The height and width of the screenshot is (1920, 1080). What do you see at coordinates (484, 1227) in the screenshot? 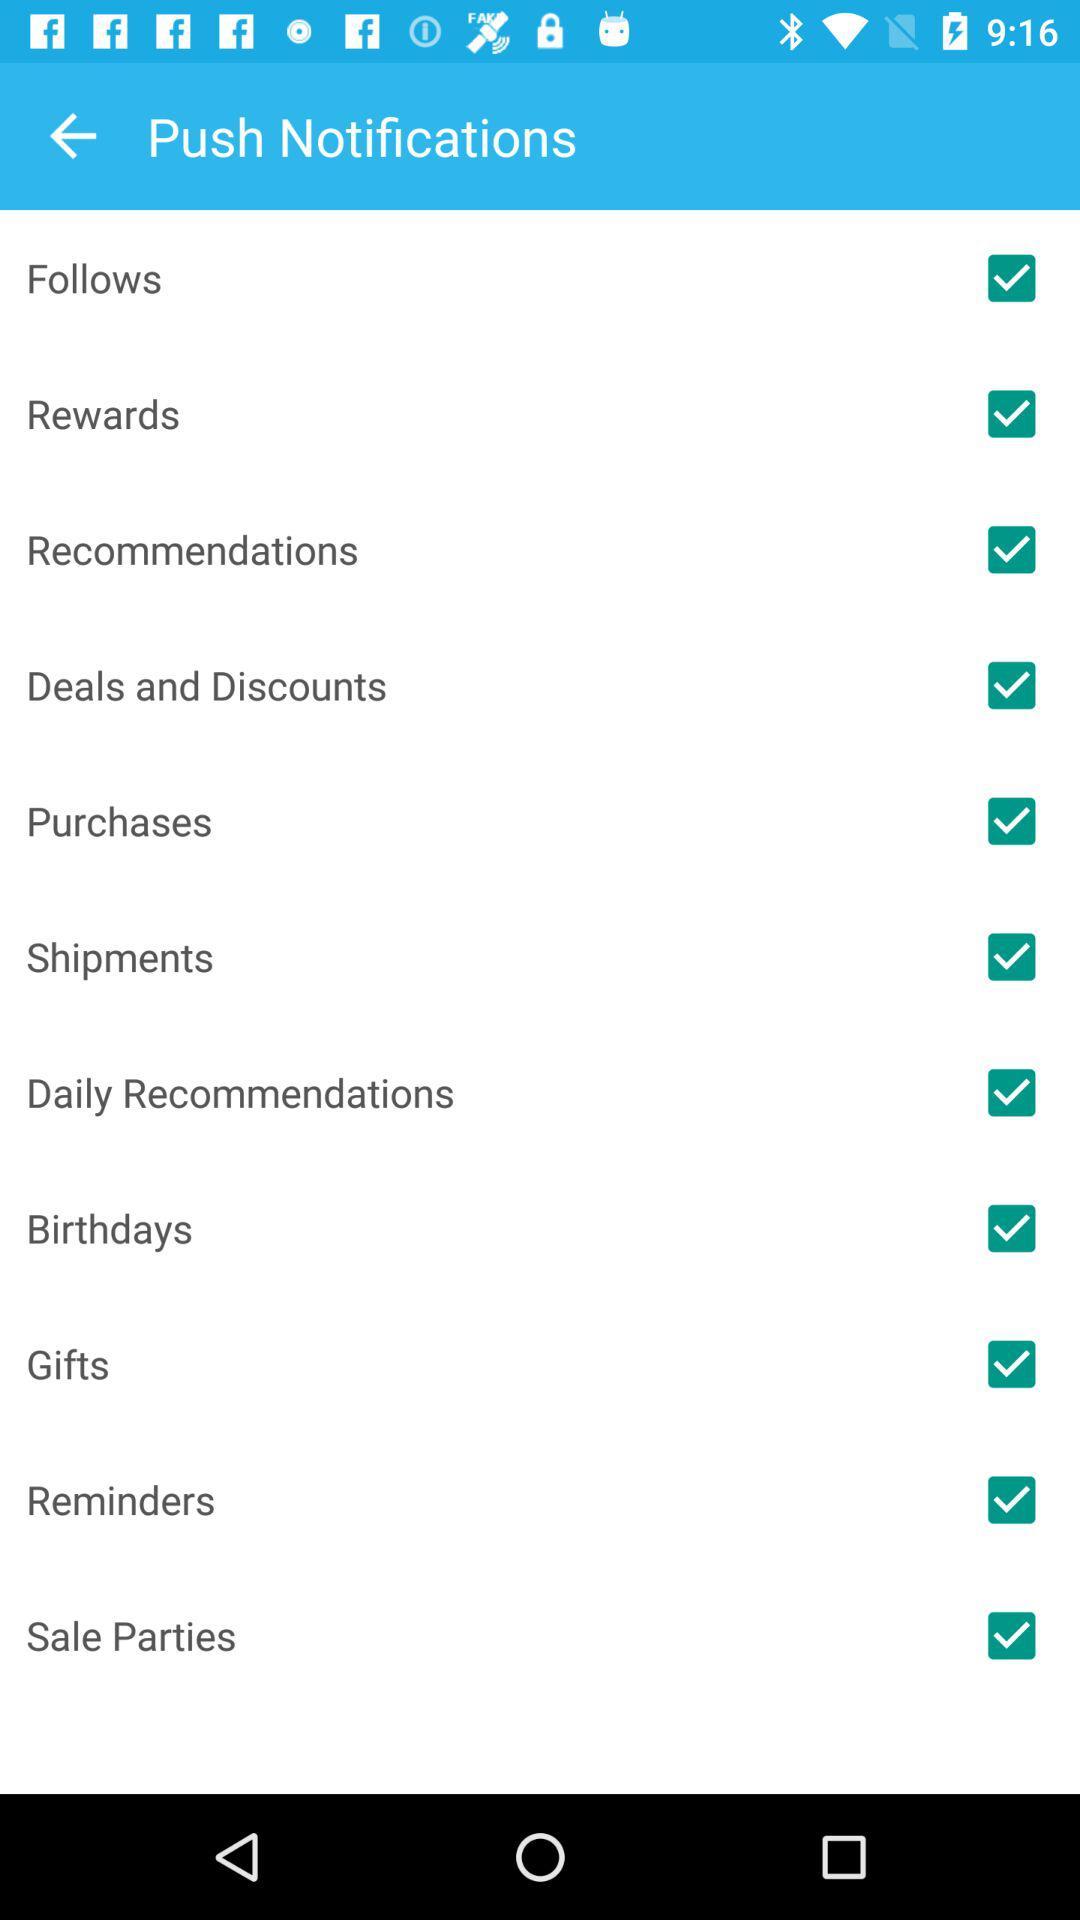
I see `the item below the daily recommendations item` at bounding box center [484, 1227].